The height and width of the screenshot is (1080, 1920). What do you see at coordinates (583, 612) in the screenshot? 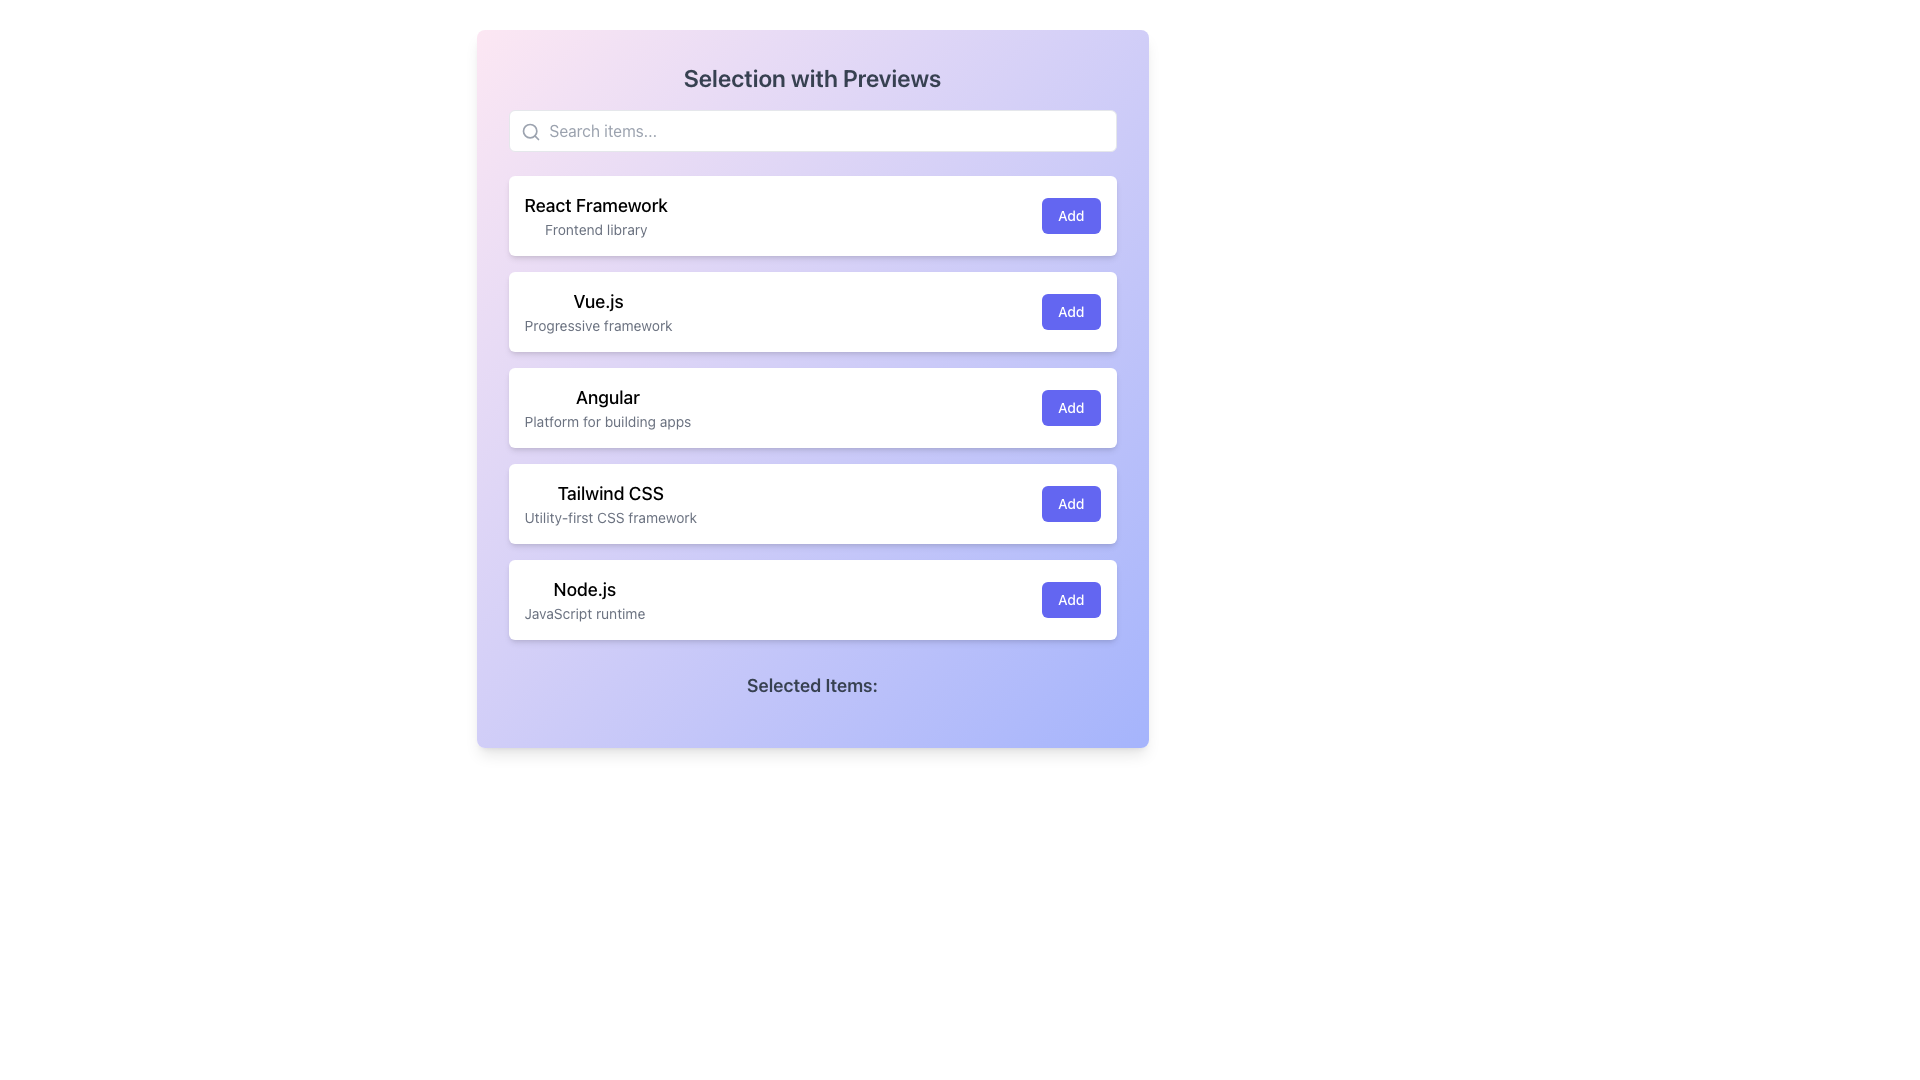
I see `the static descriptive label displaying the text 'JavaScript runtime', which is located directly below the 'Node.js' title and aligned left` at bounding box center [583, 612].